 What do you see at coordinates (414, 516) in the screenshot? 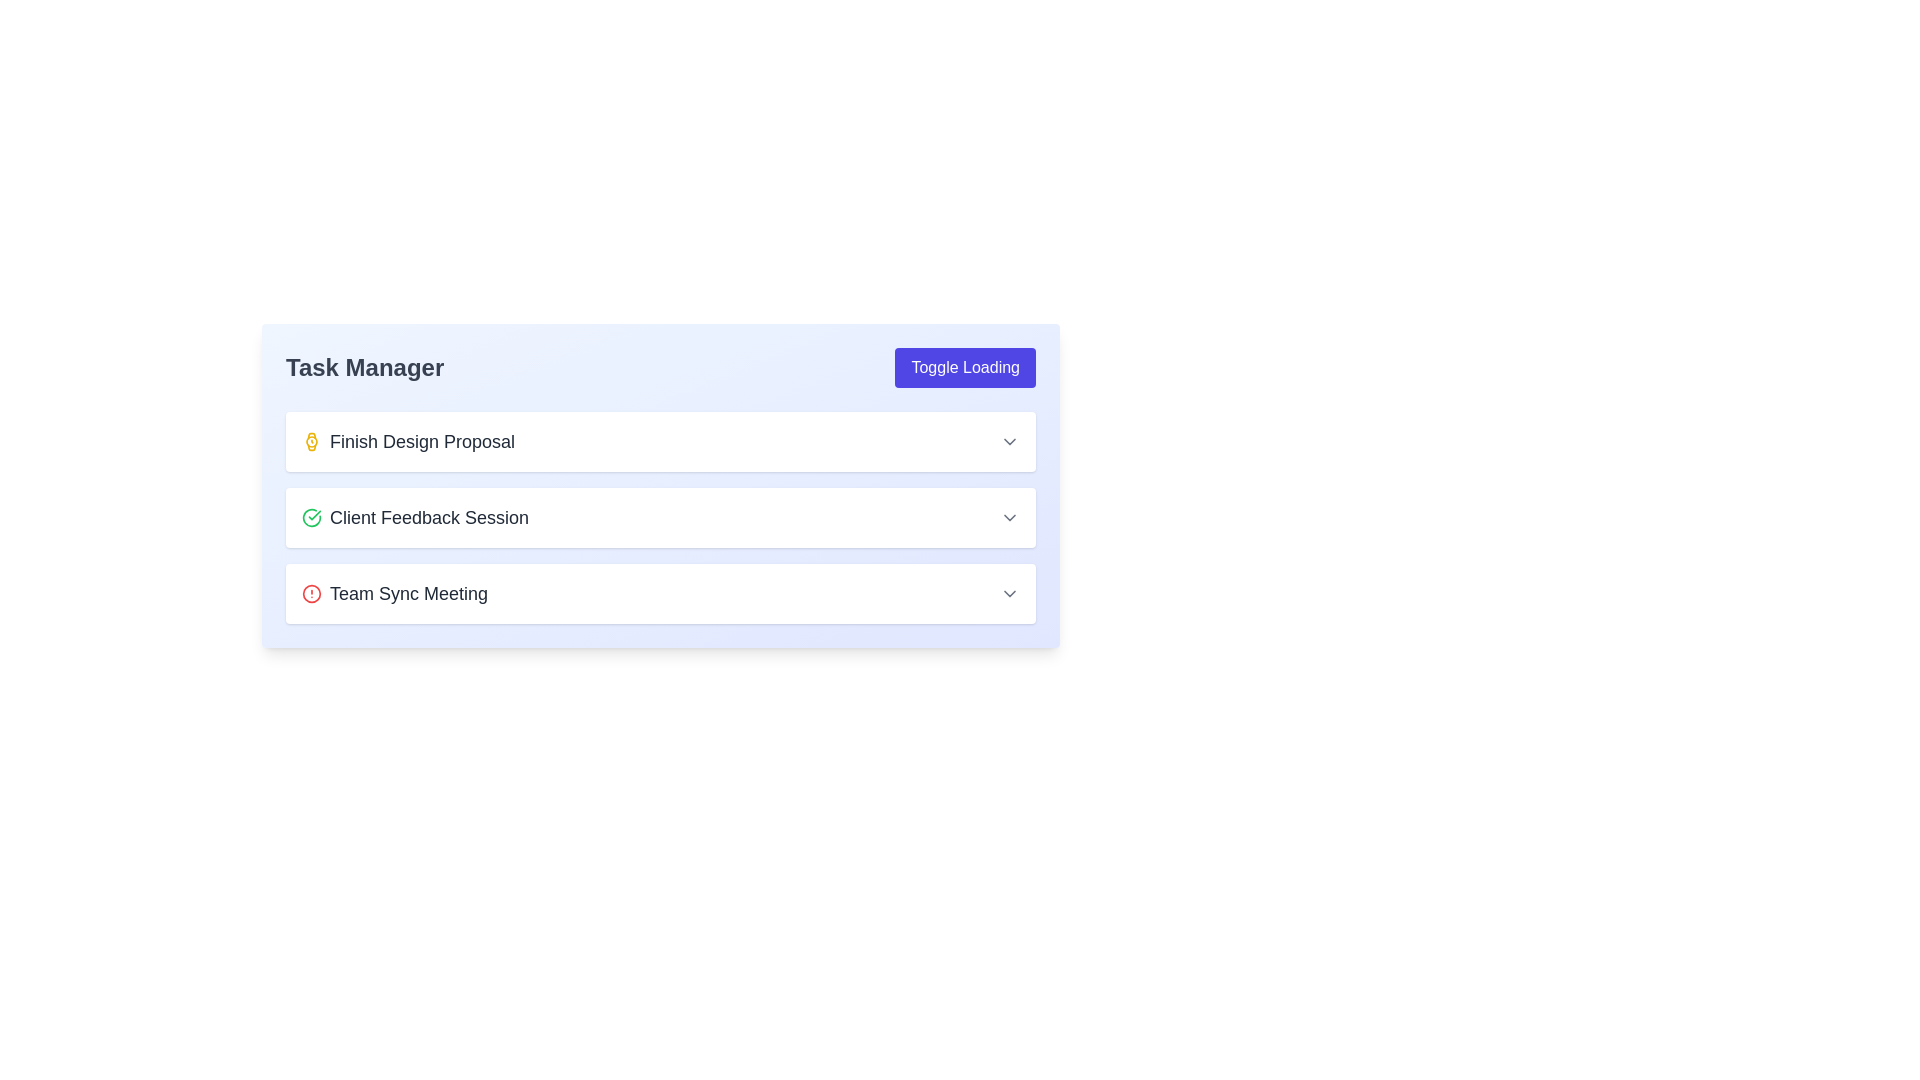
I see `the task labeled 'Client Feedback Session' in the Task Manager` at bounding box center [414, 516].